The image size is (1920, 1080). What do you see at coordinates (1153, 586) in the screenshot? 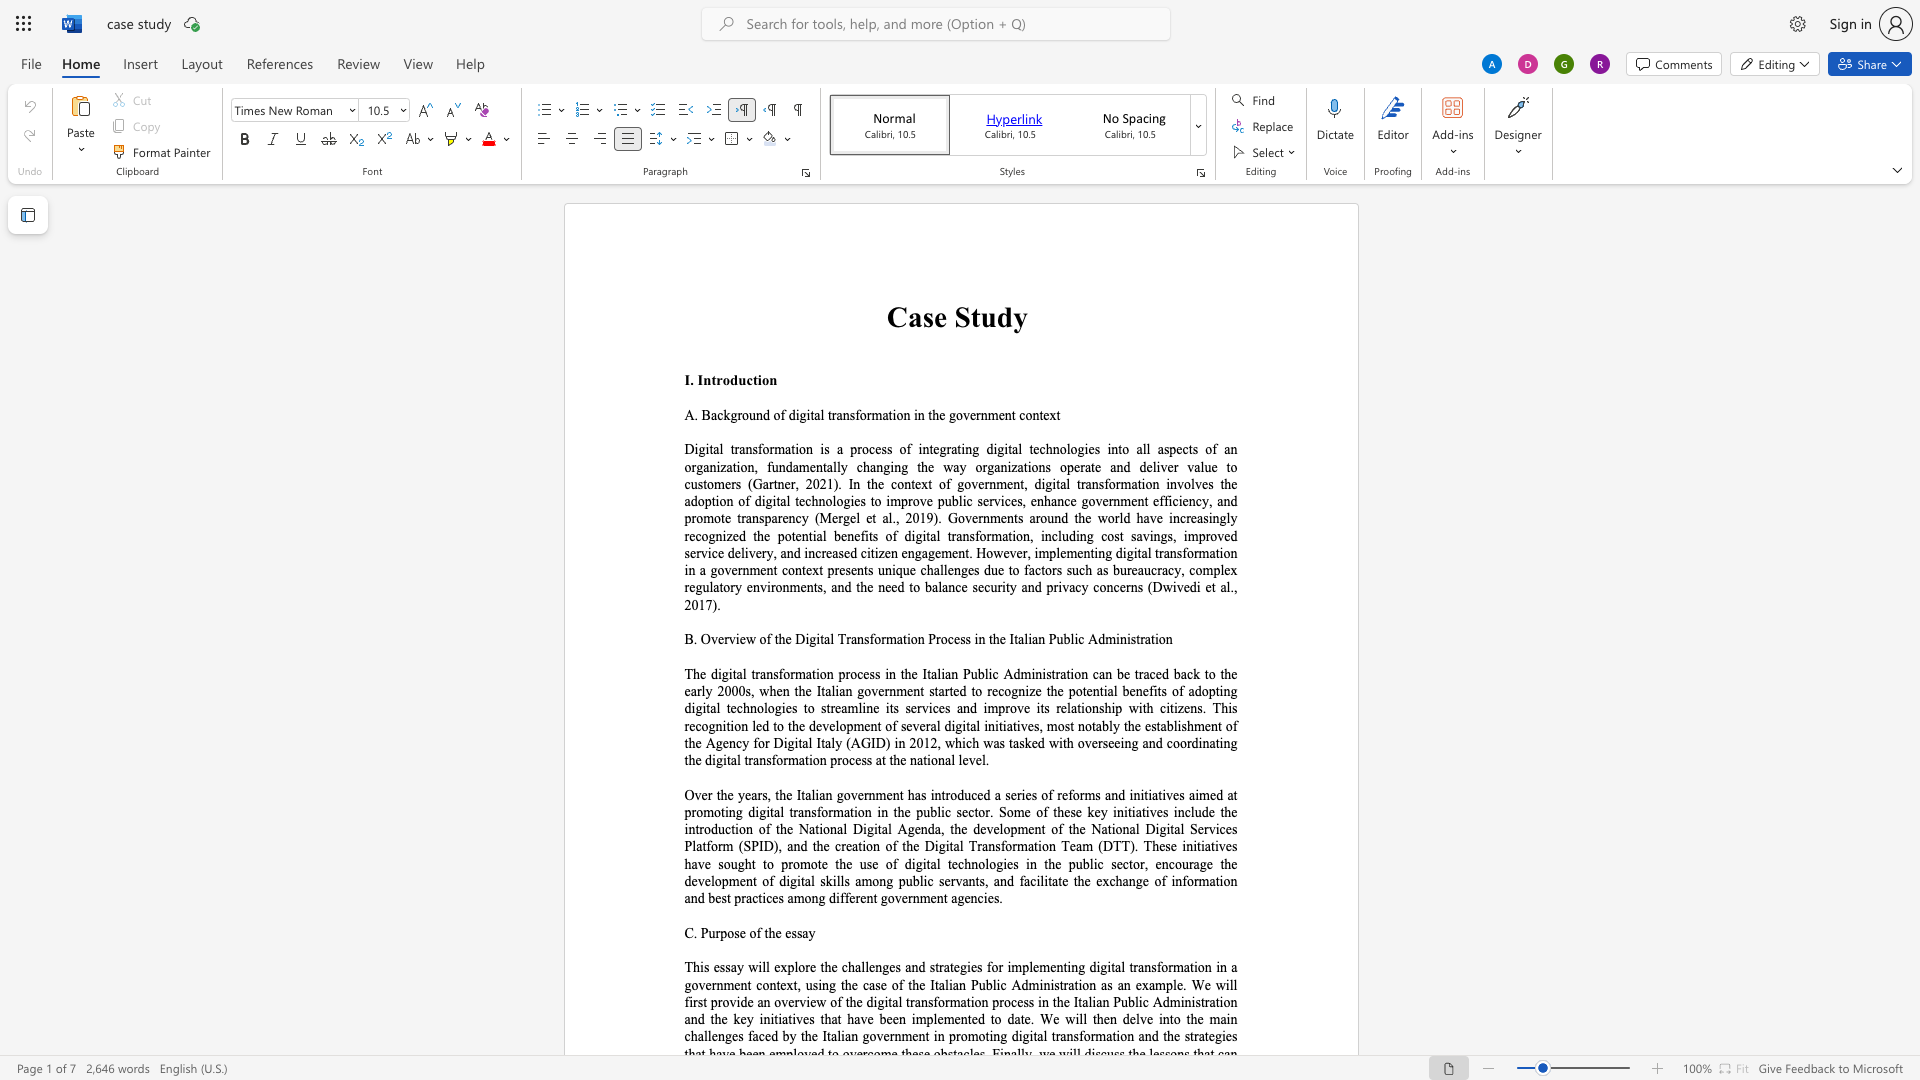
I see `the space between the continuous character "(" and "D" in the text` at bounding box center [1153, 586].